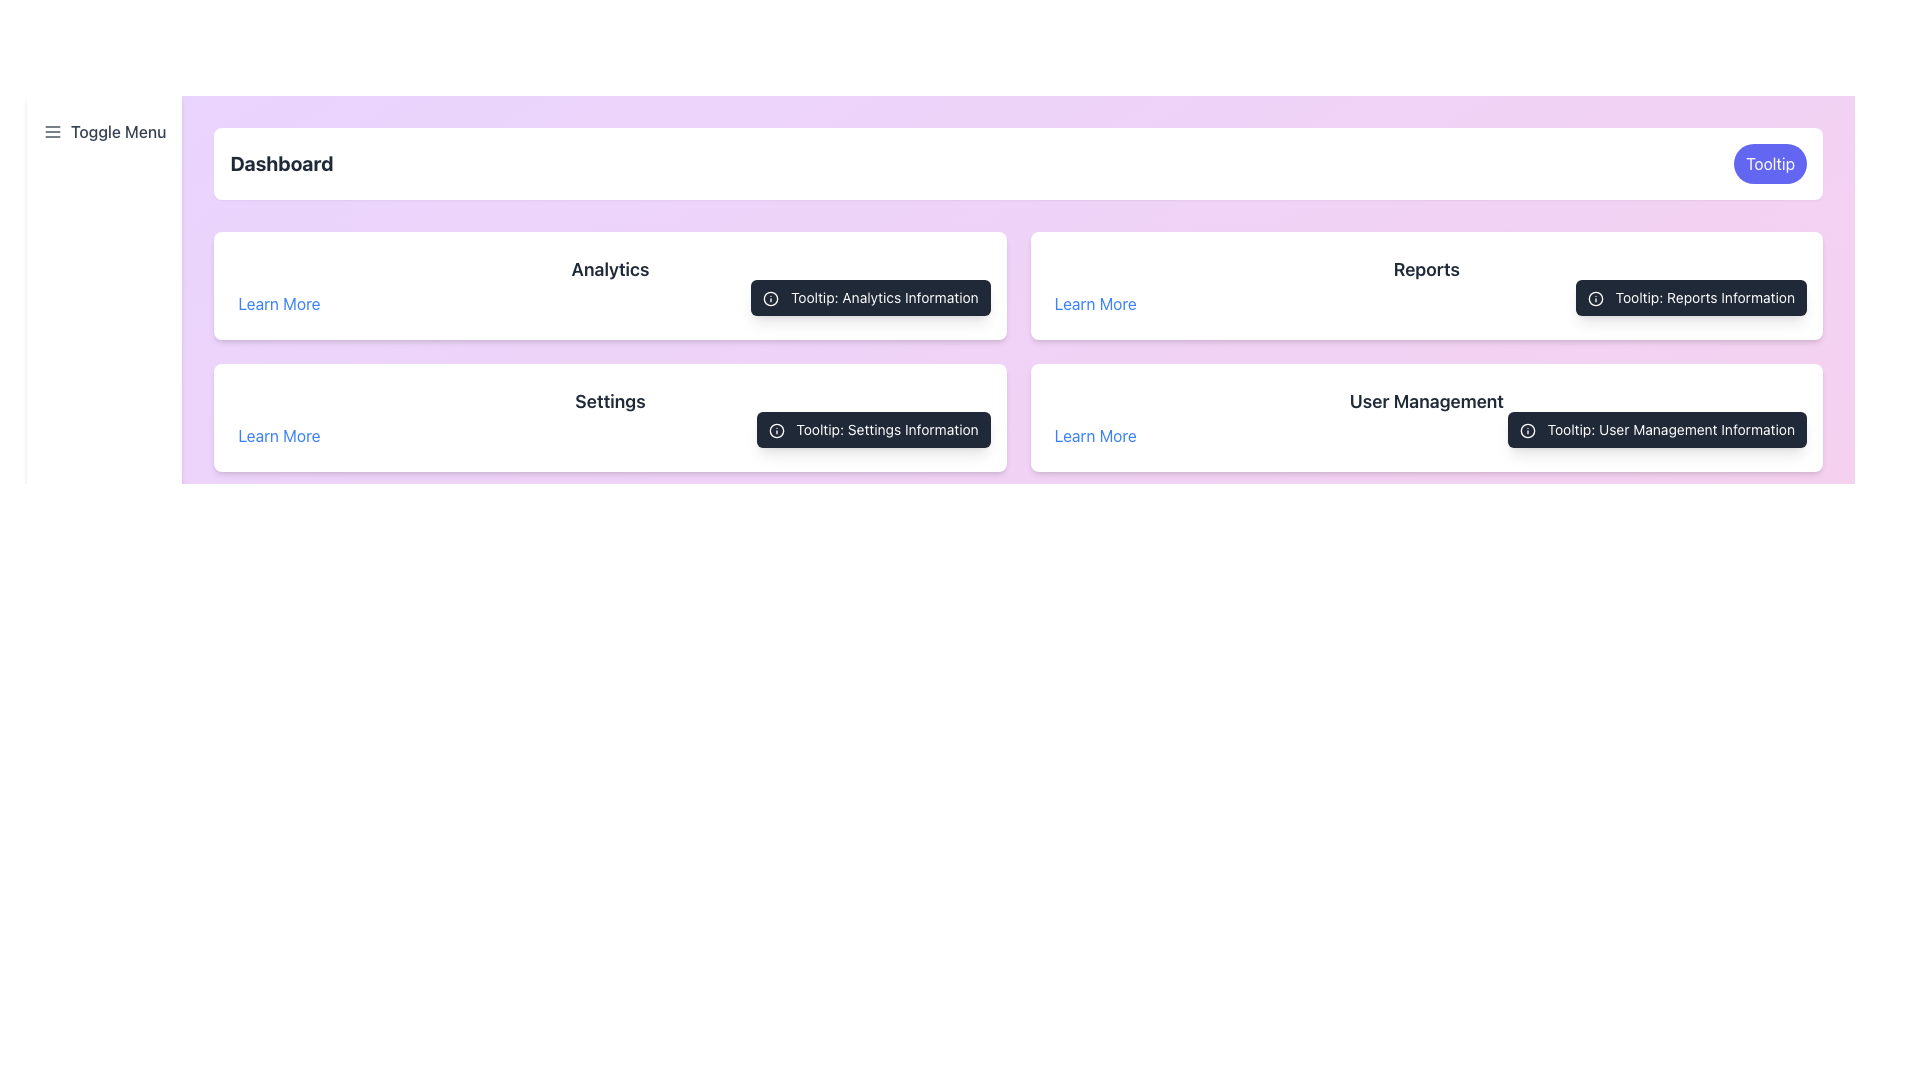 Image resolution: width=1920 pixels, height=1080 pixels. Describe the element at coordinates (770, 299) in the screenshot. I see `the information icon, which is a compact graphic component with a circular outer boundary and a dot, located inside the tooltip labeled 'Tooltip: Analytics Information' near the 'Analytics' label` at that location.